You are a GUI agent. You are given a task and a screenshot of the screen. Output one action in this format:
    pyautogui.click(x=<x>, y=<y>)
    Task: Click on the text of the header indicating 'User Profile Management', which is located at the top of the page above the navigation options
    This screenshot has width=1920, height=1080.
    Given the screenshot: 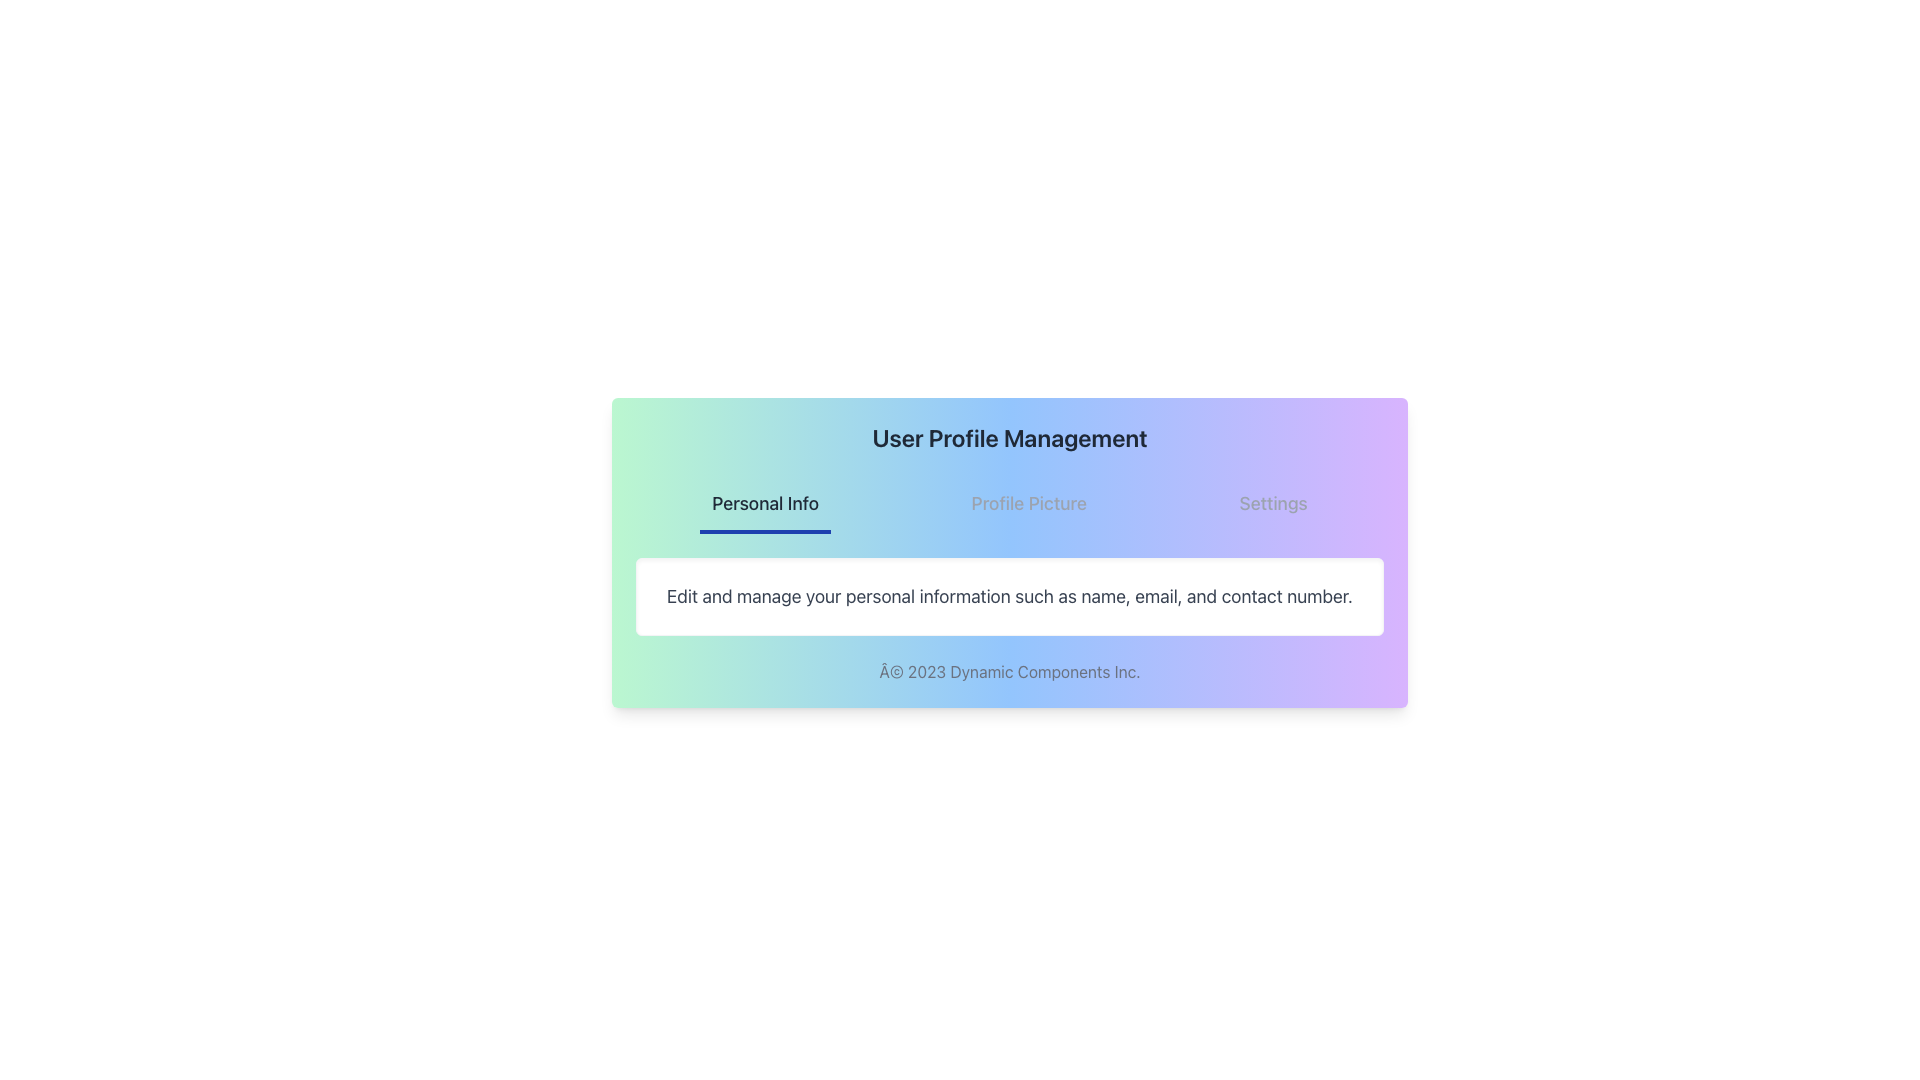 What is the action you would take?
    pyautogui.click(x=1009, y=437)
    